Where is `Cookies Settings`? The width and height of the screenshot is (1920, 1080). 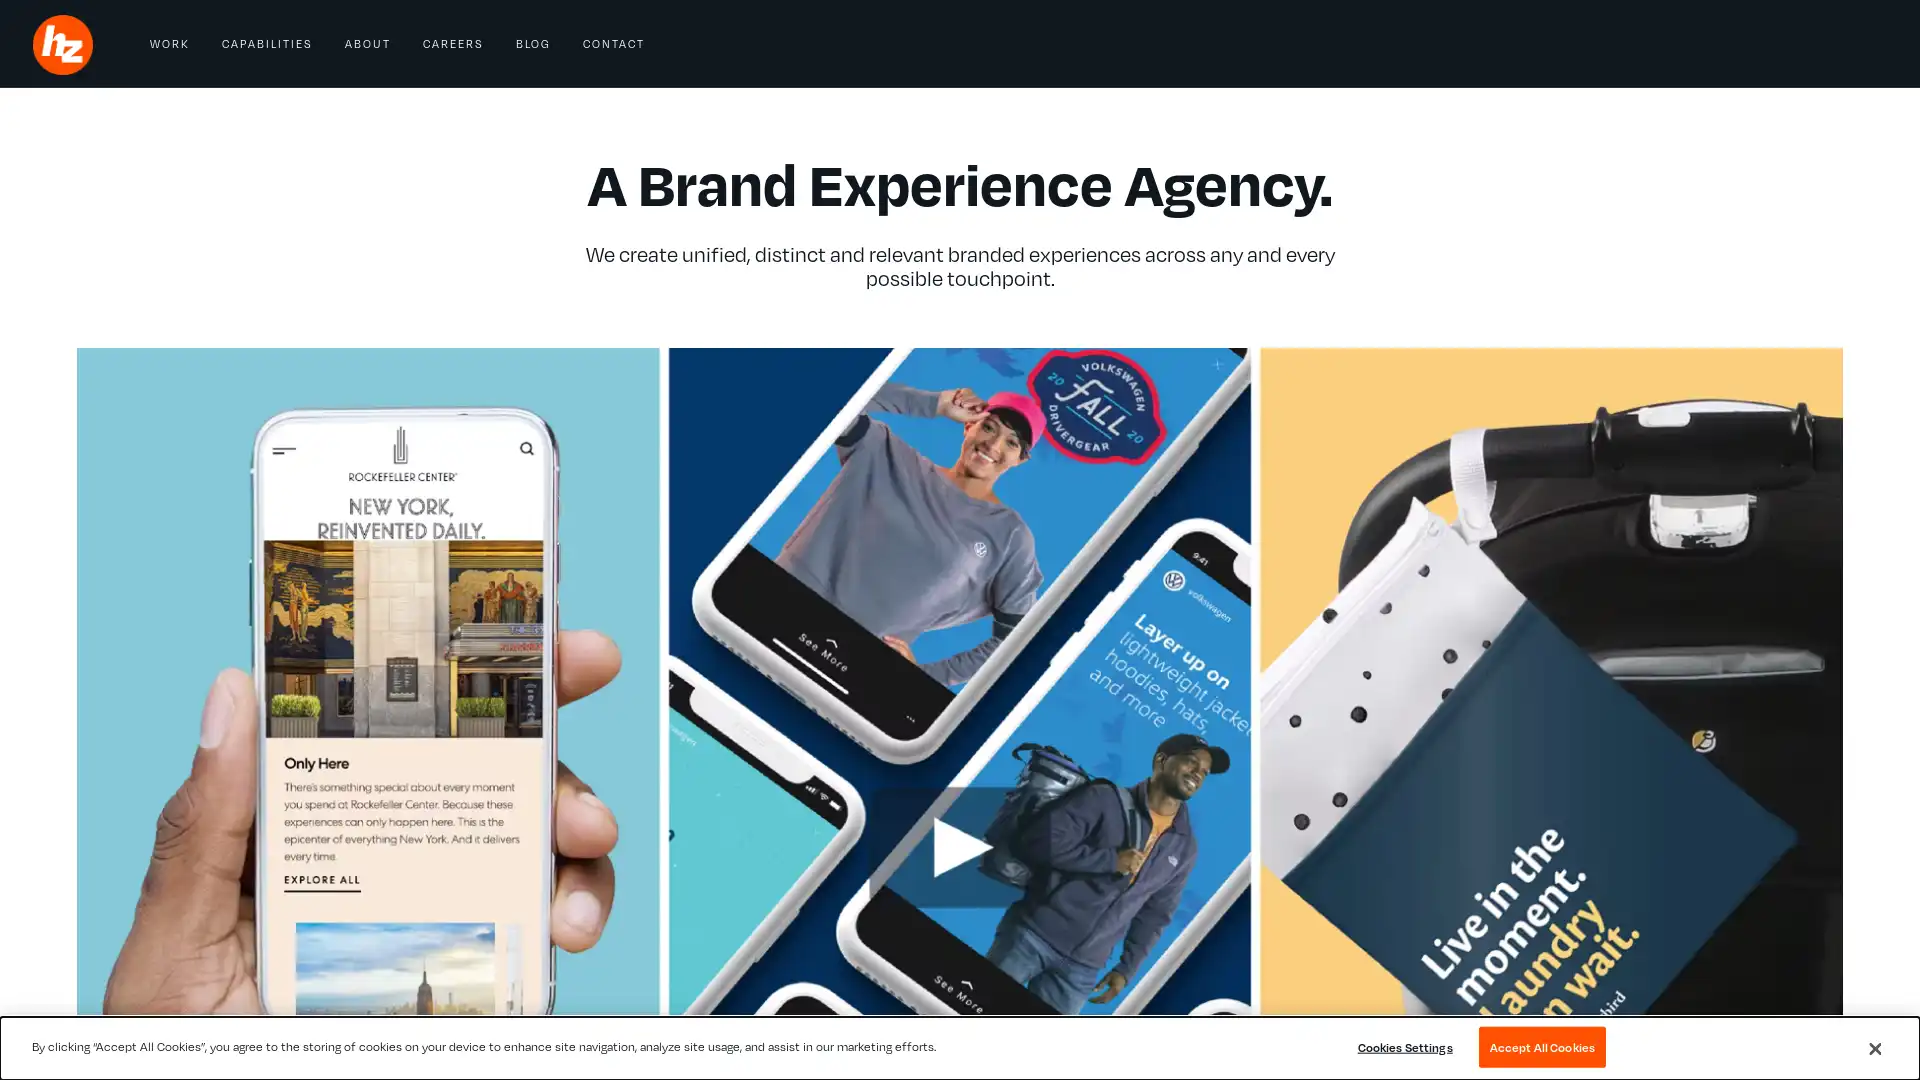
Cookies Settings is located at coordinates (1398, 1045).